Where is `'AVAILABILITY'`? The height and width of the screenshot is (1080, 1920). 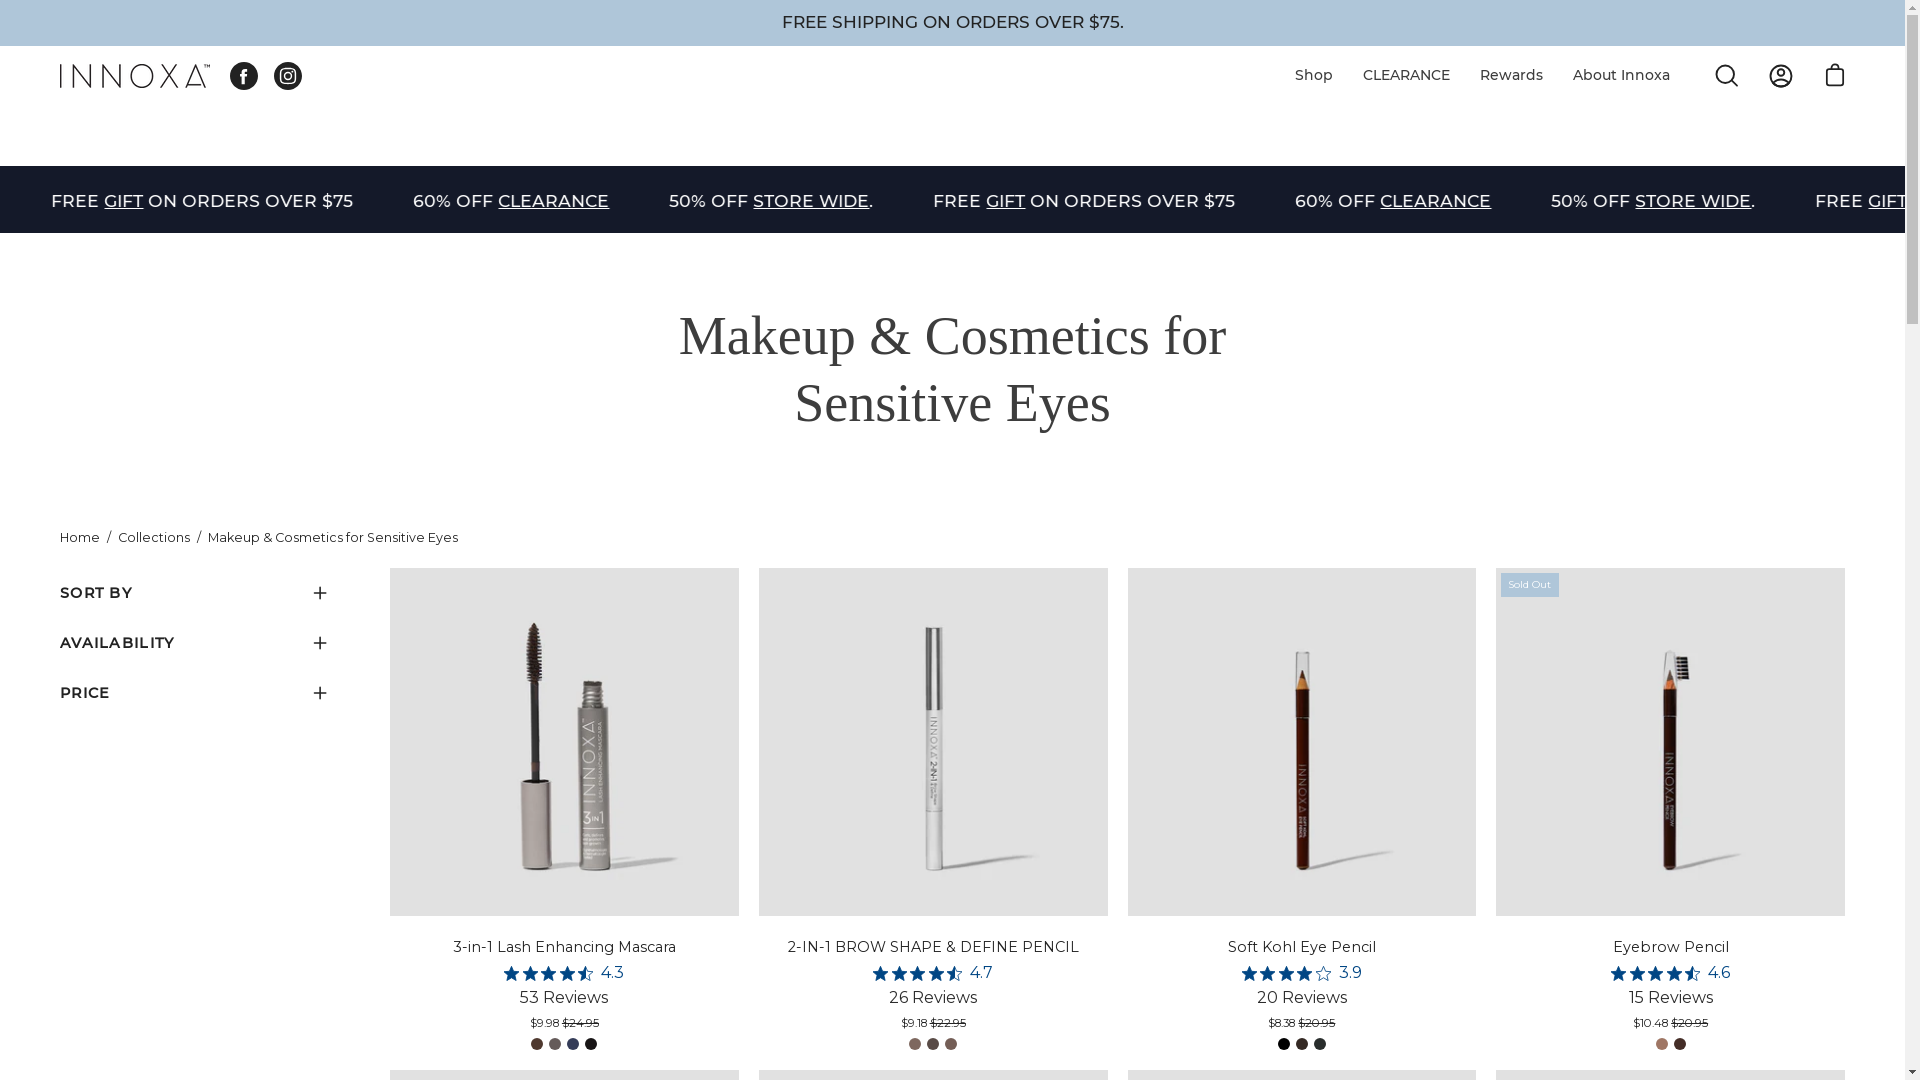
'AVAILABILITY' is located at coordinates (195, 643).